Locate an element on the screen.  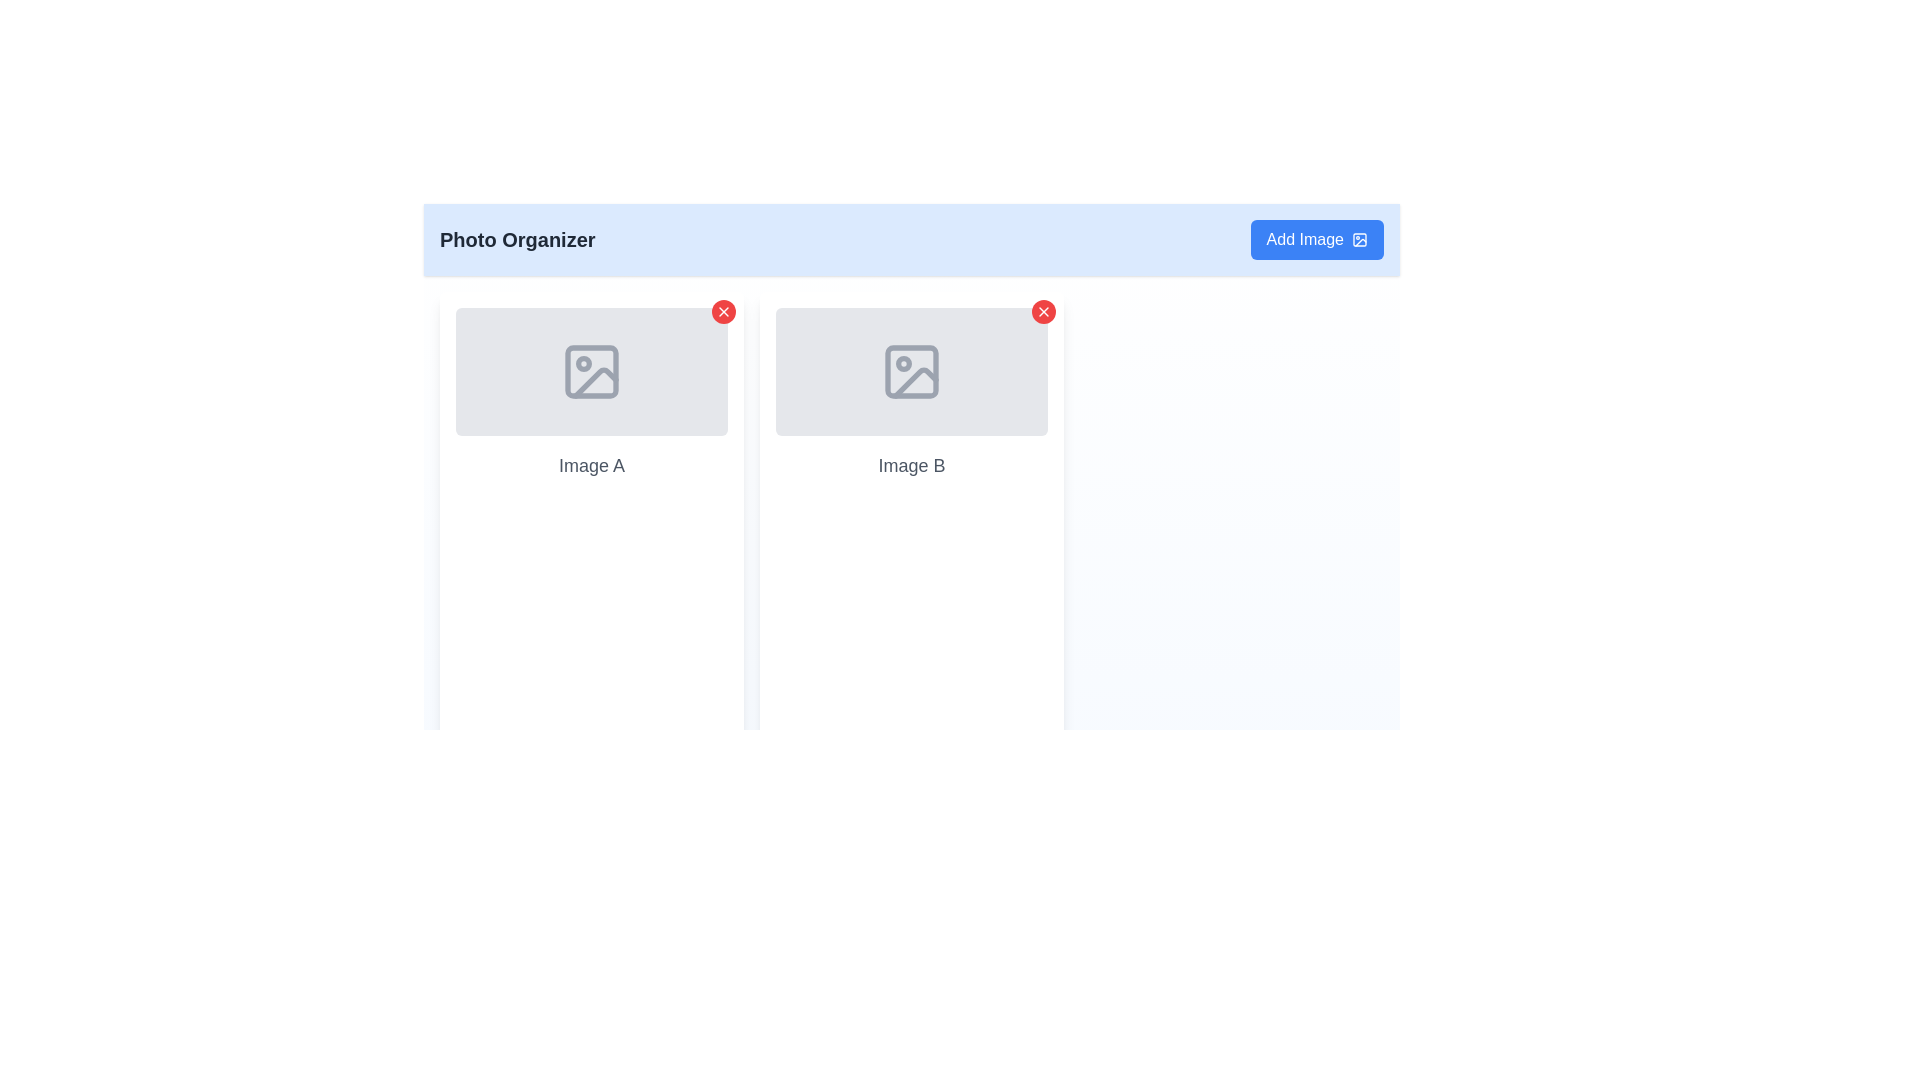
the blue rectangular 'Add Image' button located at the top-right of the 'Photo Organizer' header is located at coordinates (1317, 238).